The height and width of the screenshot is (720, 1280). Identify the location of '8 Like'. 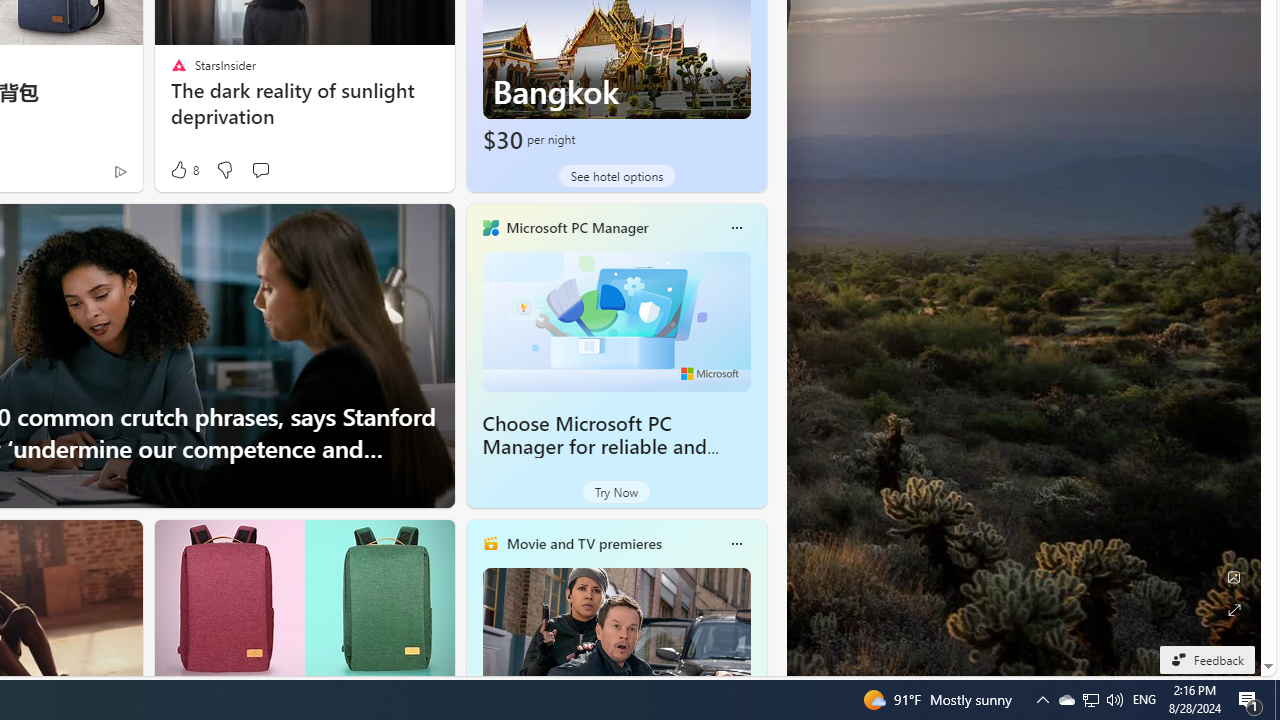
(183, 169).